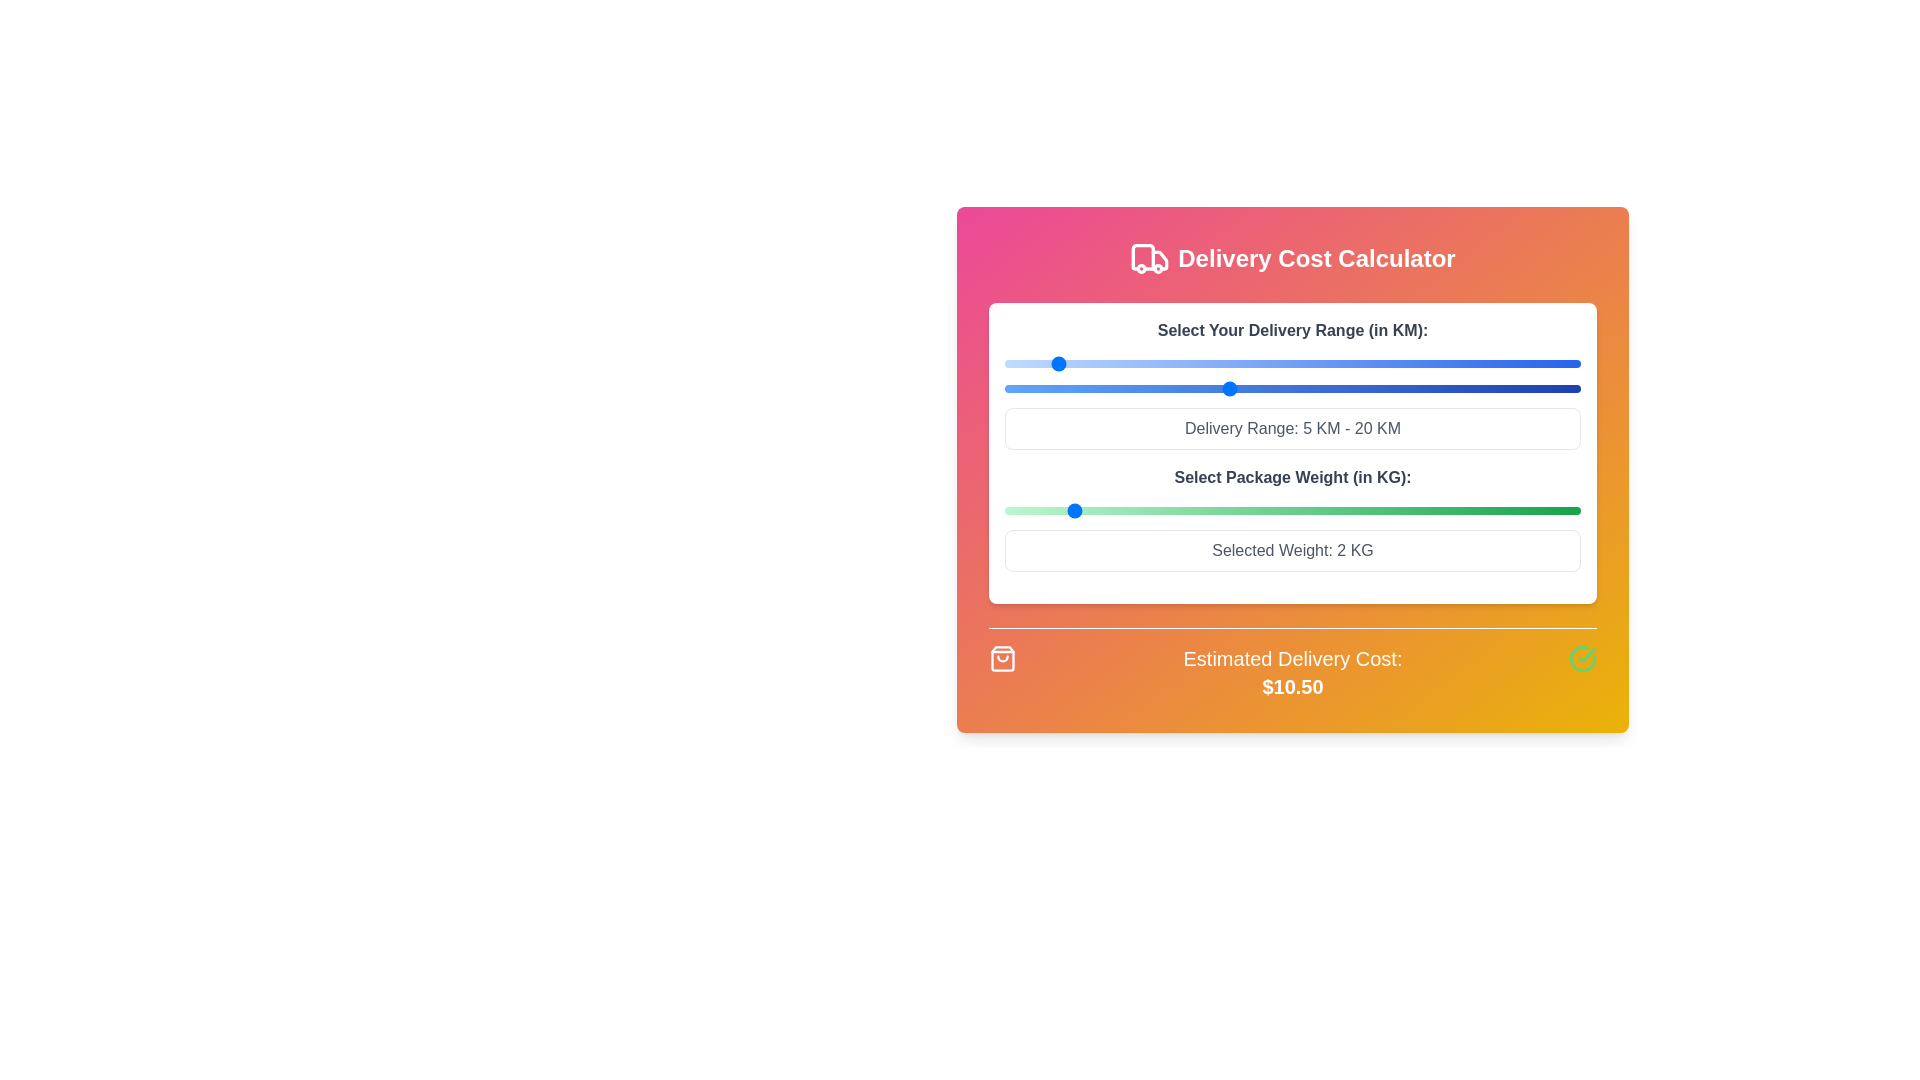  What do you see at coordinates (1292, 384) in the screenshot?
I see `the dual sliders of the range selector widget located in the upper portion of the card` at bounding box center [1292, 384].